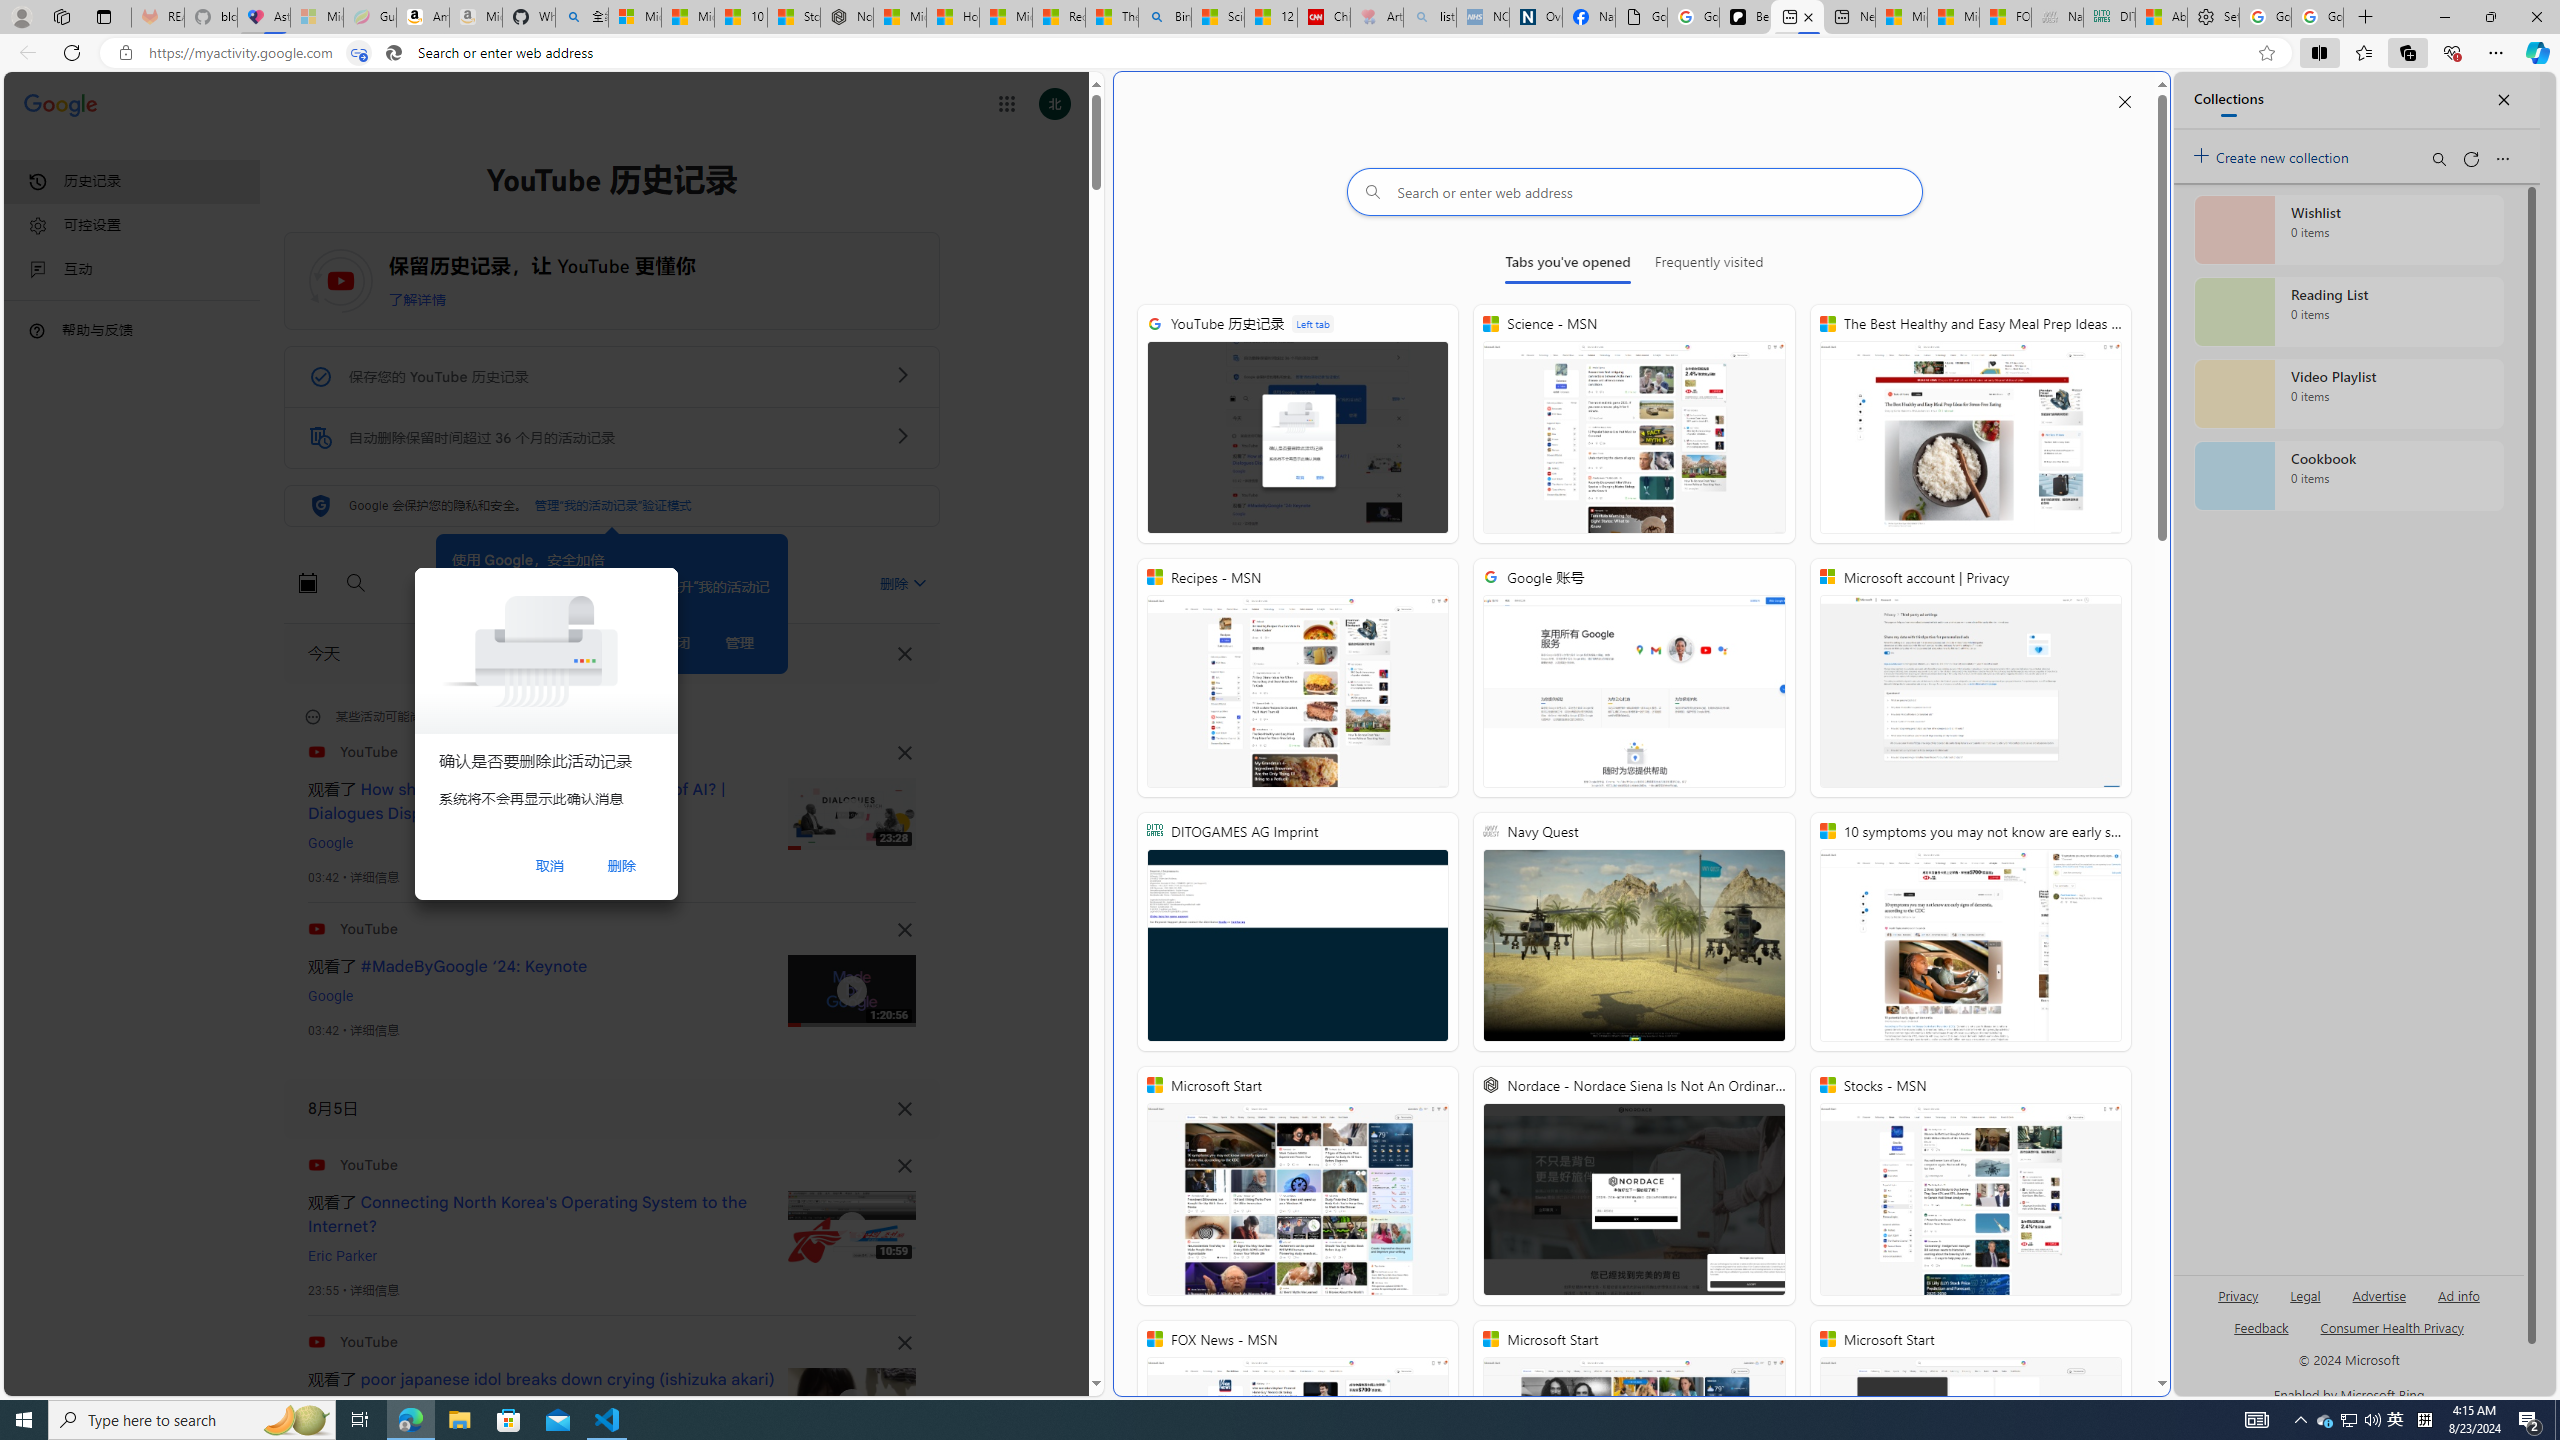 The height and width of the screenshot is (1440, 2560). I want to click on 'New split screen', so click(1797, 16).